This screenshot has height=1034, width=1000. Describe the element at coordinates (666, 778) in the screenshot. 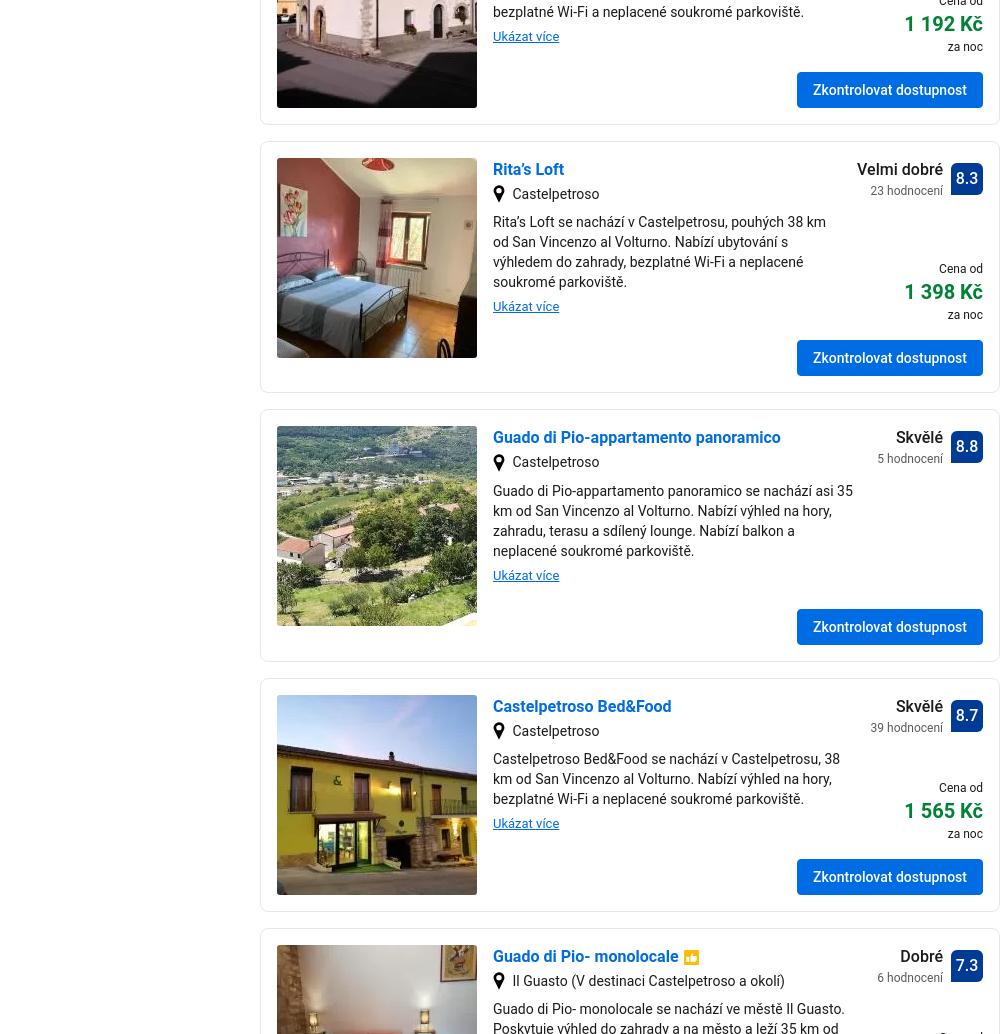

I see `'Castelpetroso Bed&Food se nachází v Castelpetrosu, 38 km od San Vincenzo al Volturno. Nabízí výhled na hory, bezplatné Wi-Fi a neplacené soukromé parkoviště.'` at that location.